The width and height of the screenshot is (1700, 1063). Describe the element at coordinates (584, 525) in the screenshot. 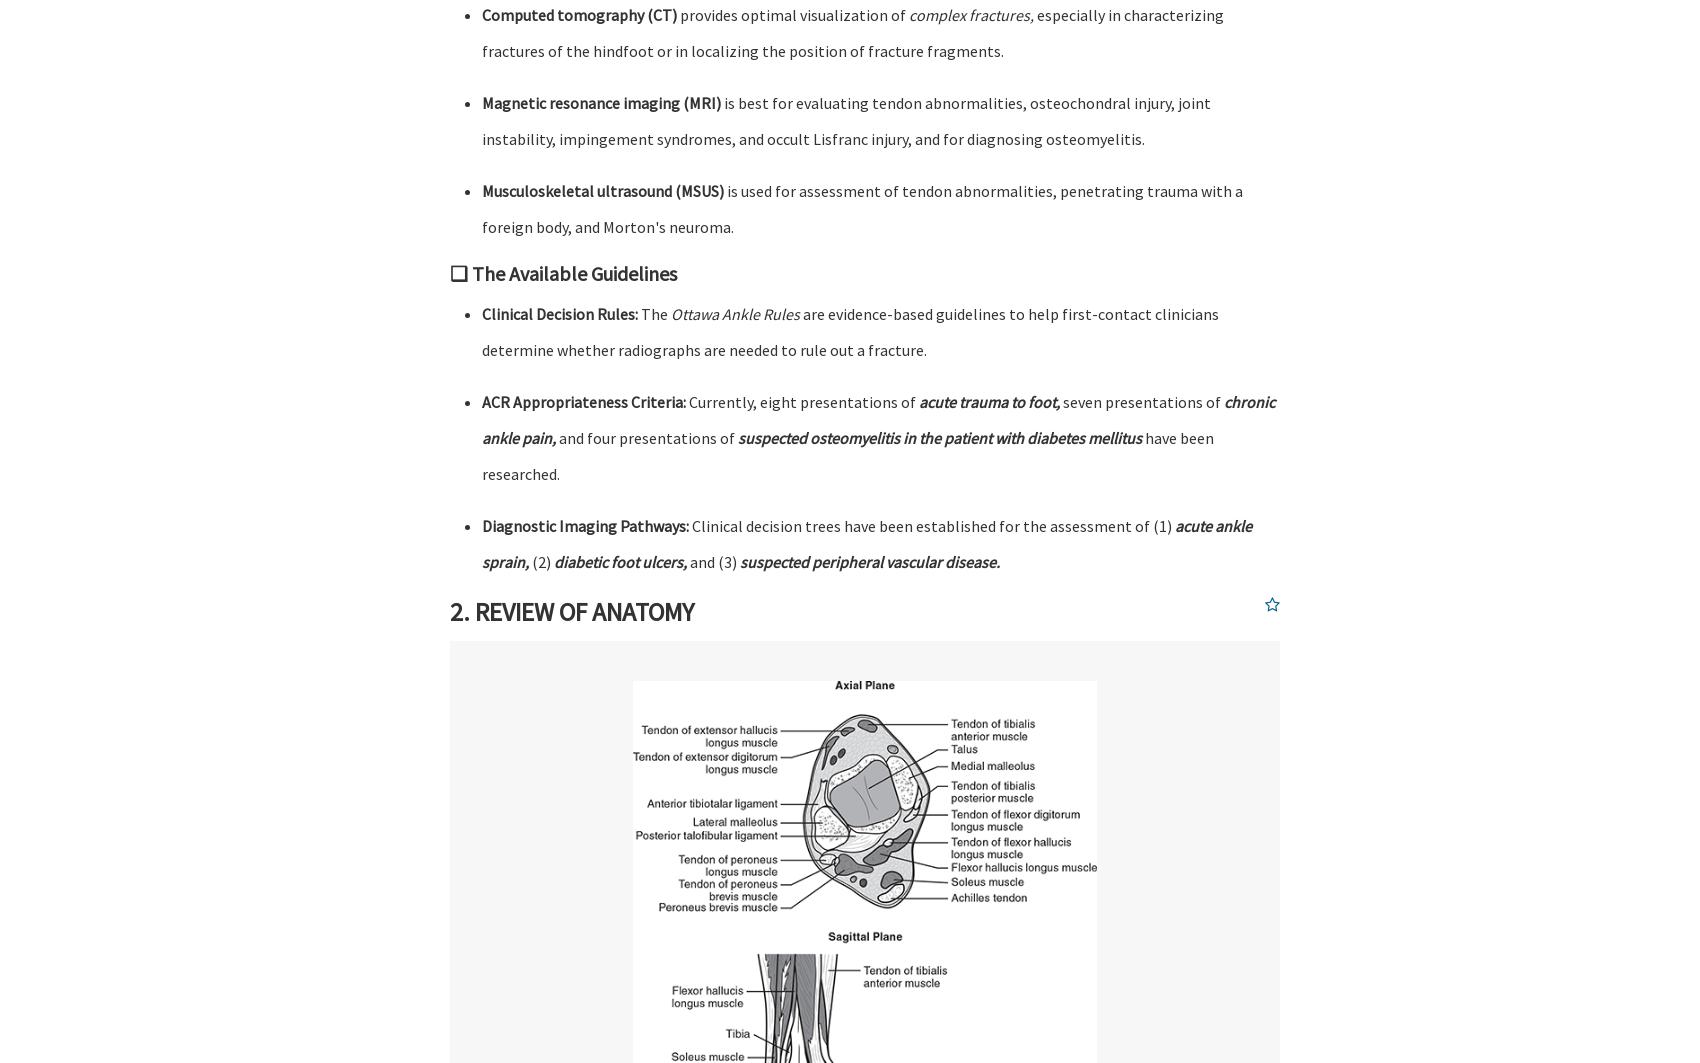

I see `'Diagnostic Imaging Pathways:'` at that location.